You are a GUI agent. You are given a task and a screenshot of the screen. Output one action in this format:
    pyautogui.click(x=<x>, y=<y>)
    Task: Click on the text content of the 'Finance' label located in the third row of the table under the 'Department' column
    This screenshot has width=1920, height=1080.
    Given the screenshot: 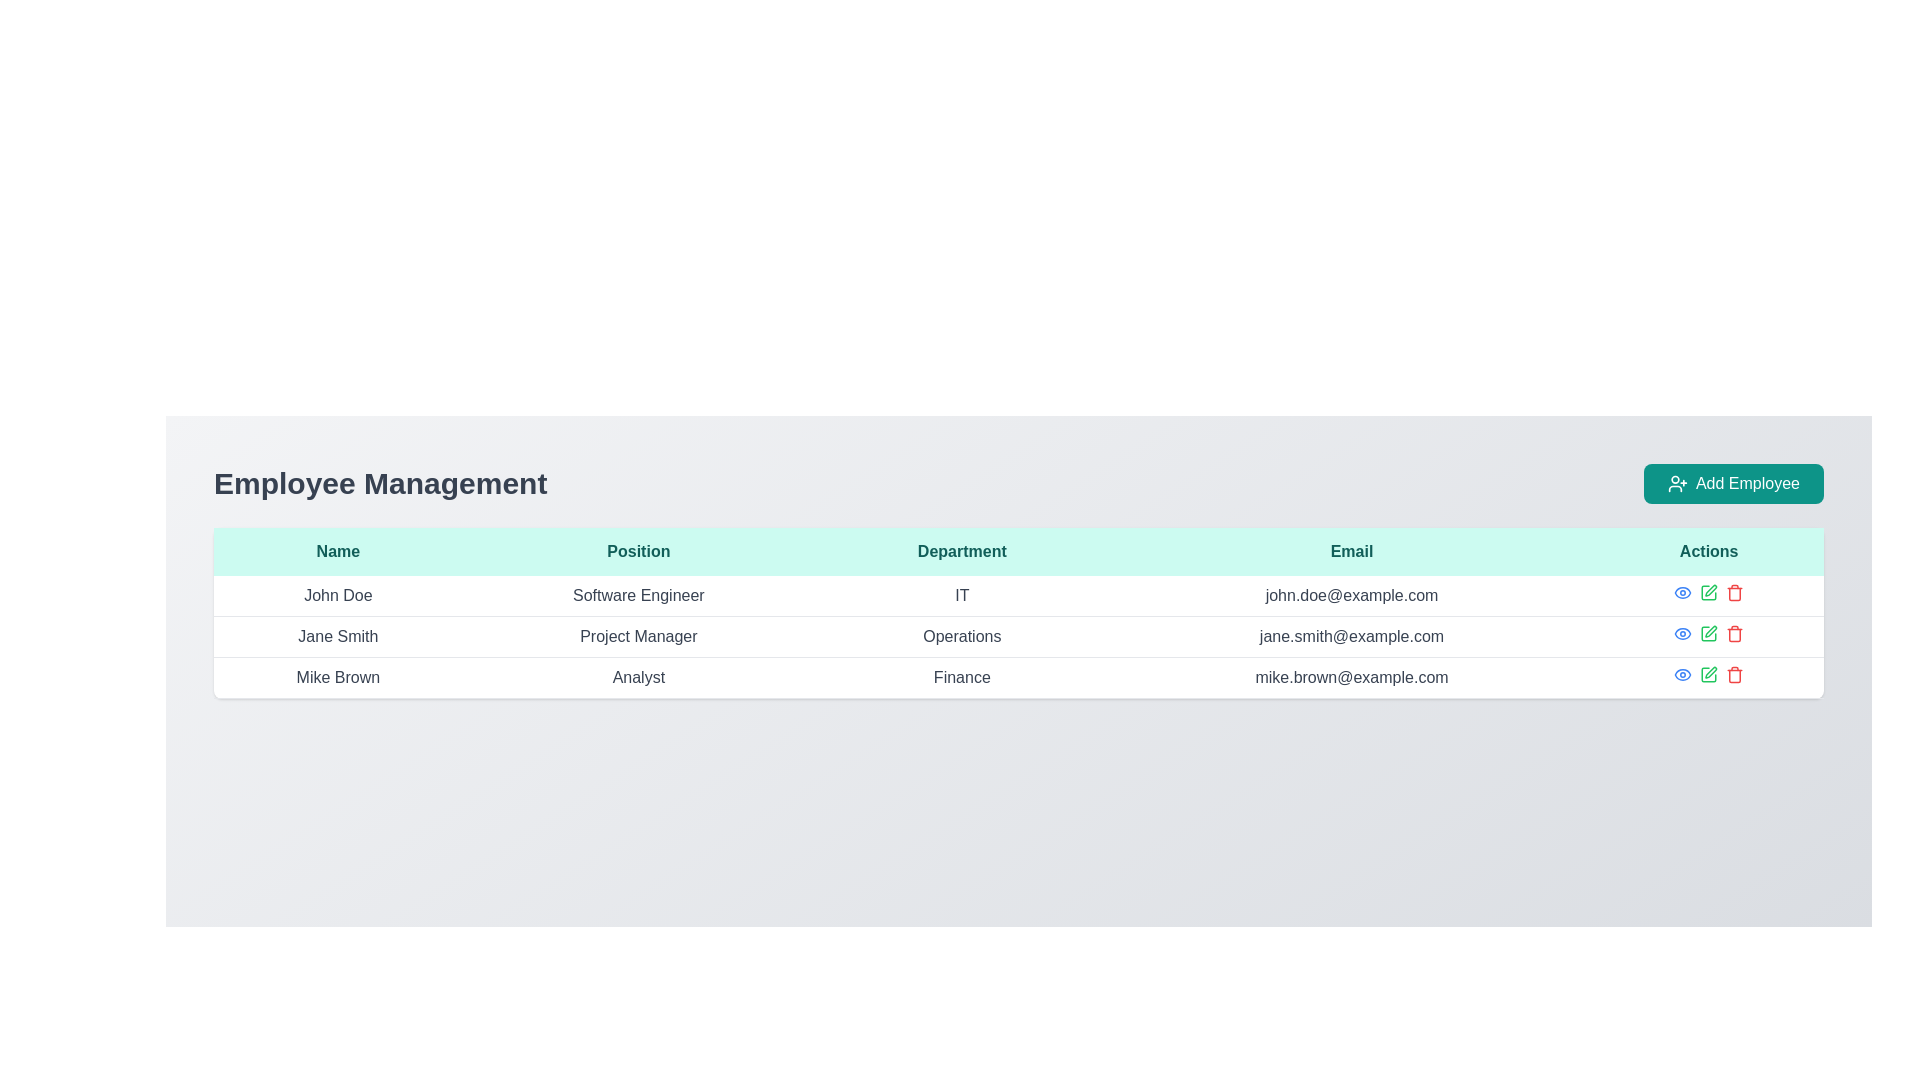 What is the action you would take?
    pyautogui.click(x=962, y=677)
    